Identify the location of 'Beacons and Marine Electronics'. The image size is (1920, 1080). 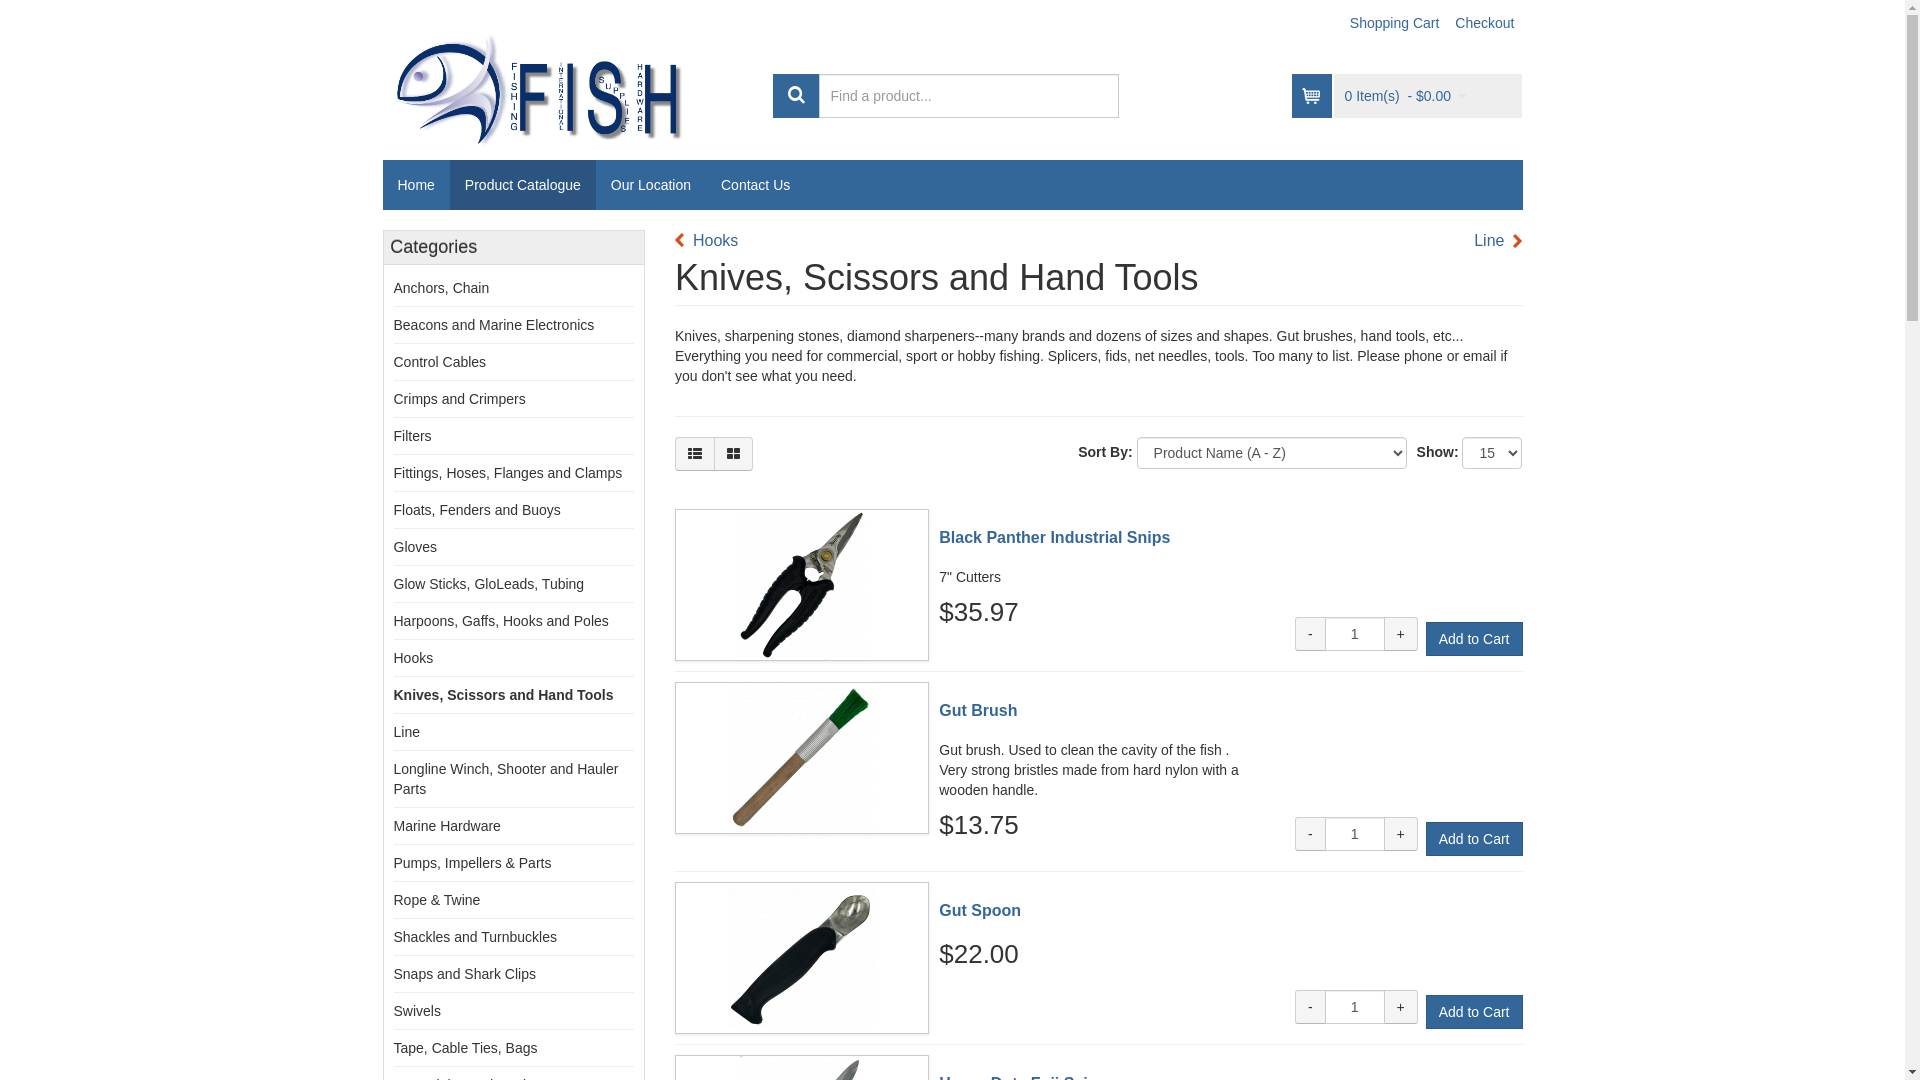
(494, 323).